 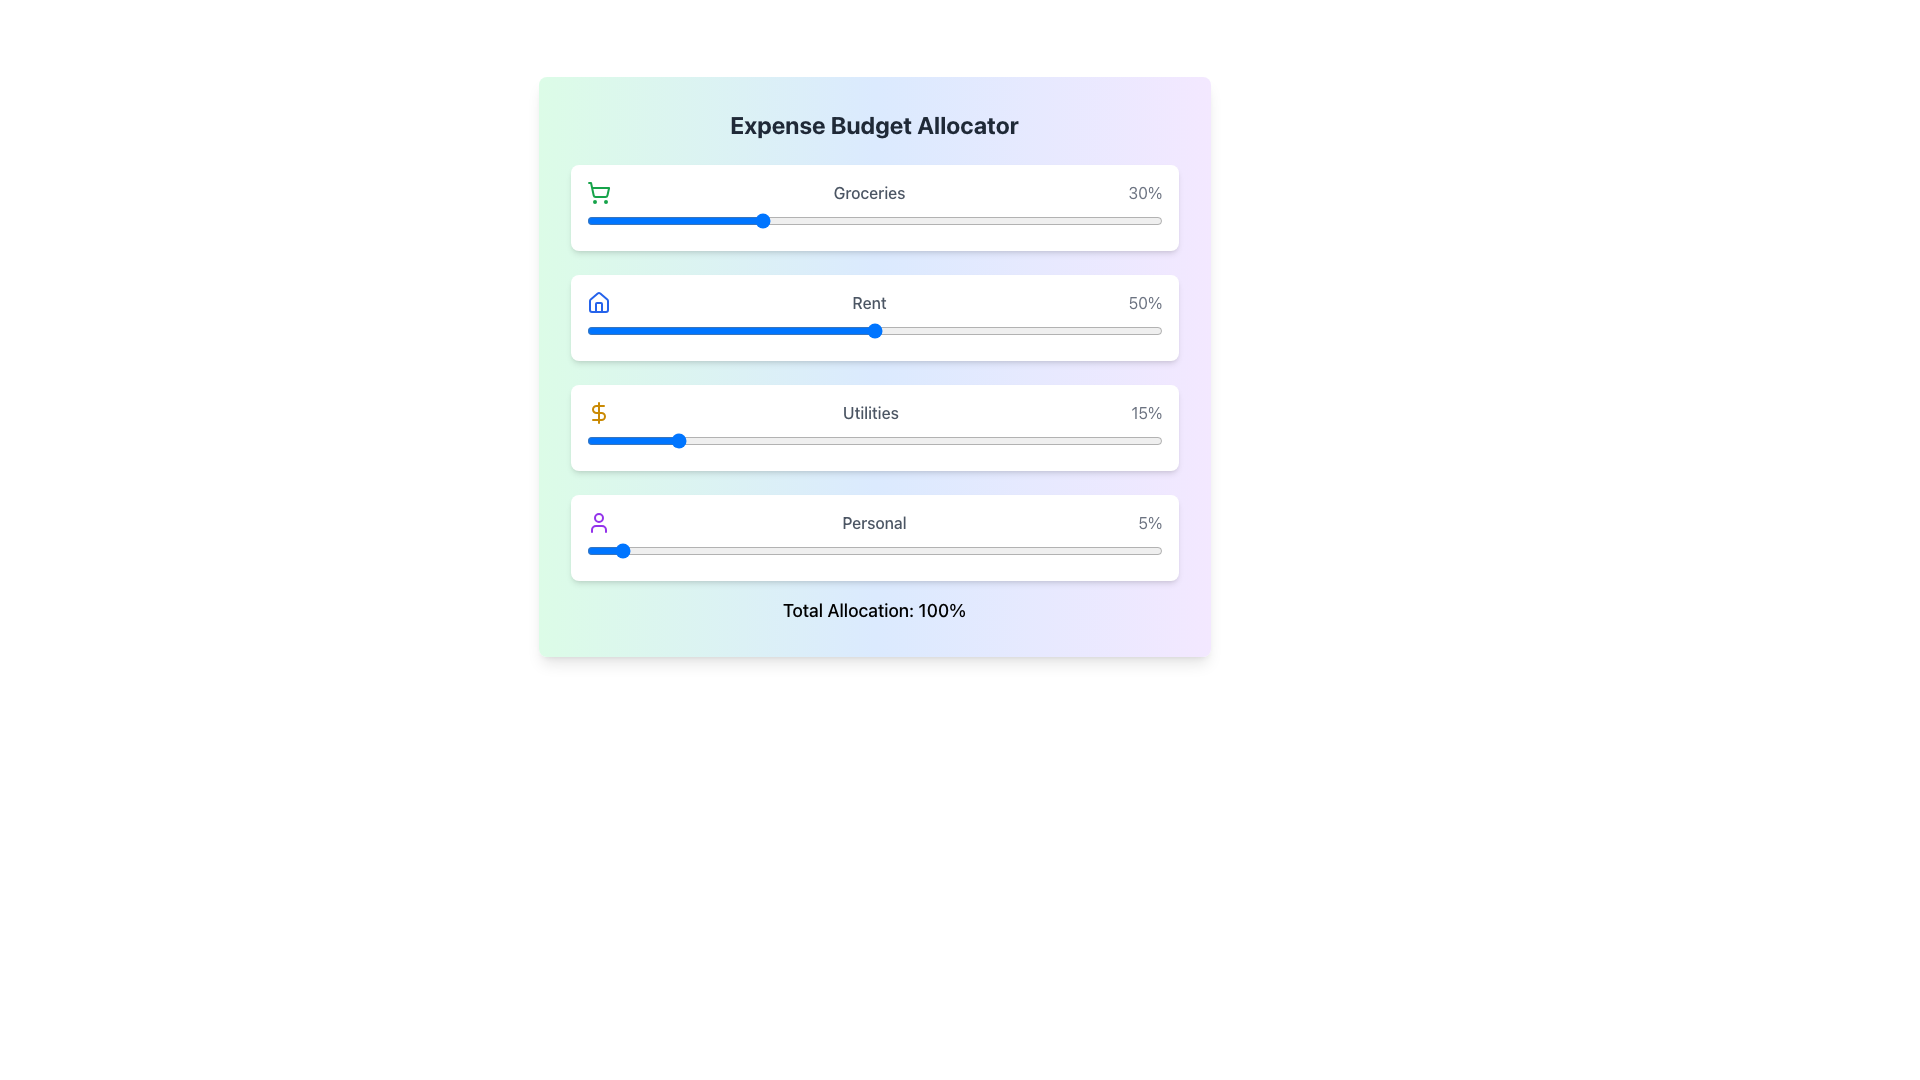 What do you see at coordinates (787, 551) in the screenshot?
I see `Personal expense allocation` at bounding box center [787, 551].